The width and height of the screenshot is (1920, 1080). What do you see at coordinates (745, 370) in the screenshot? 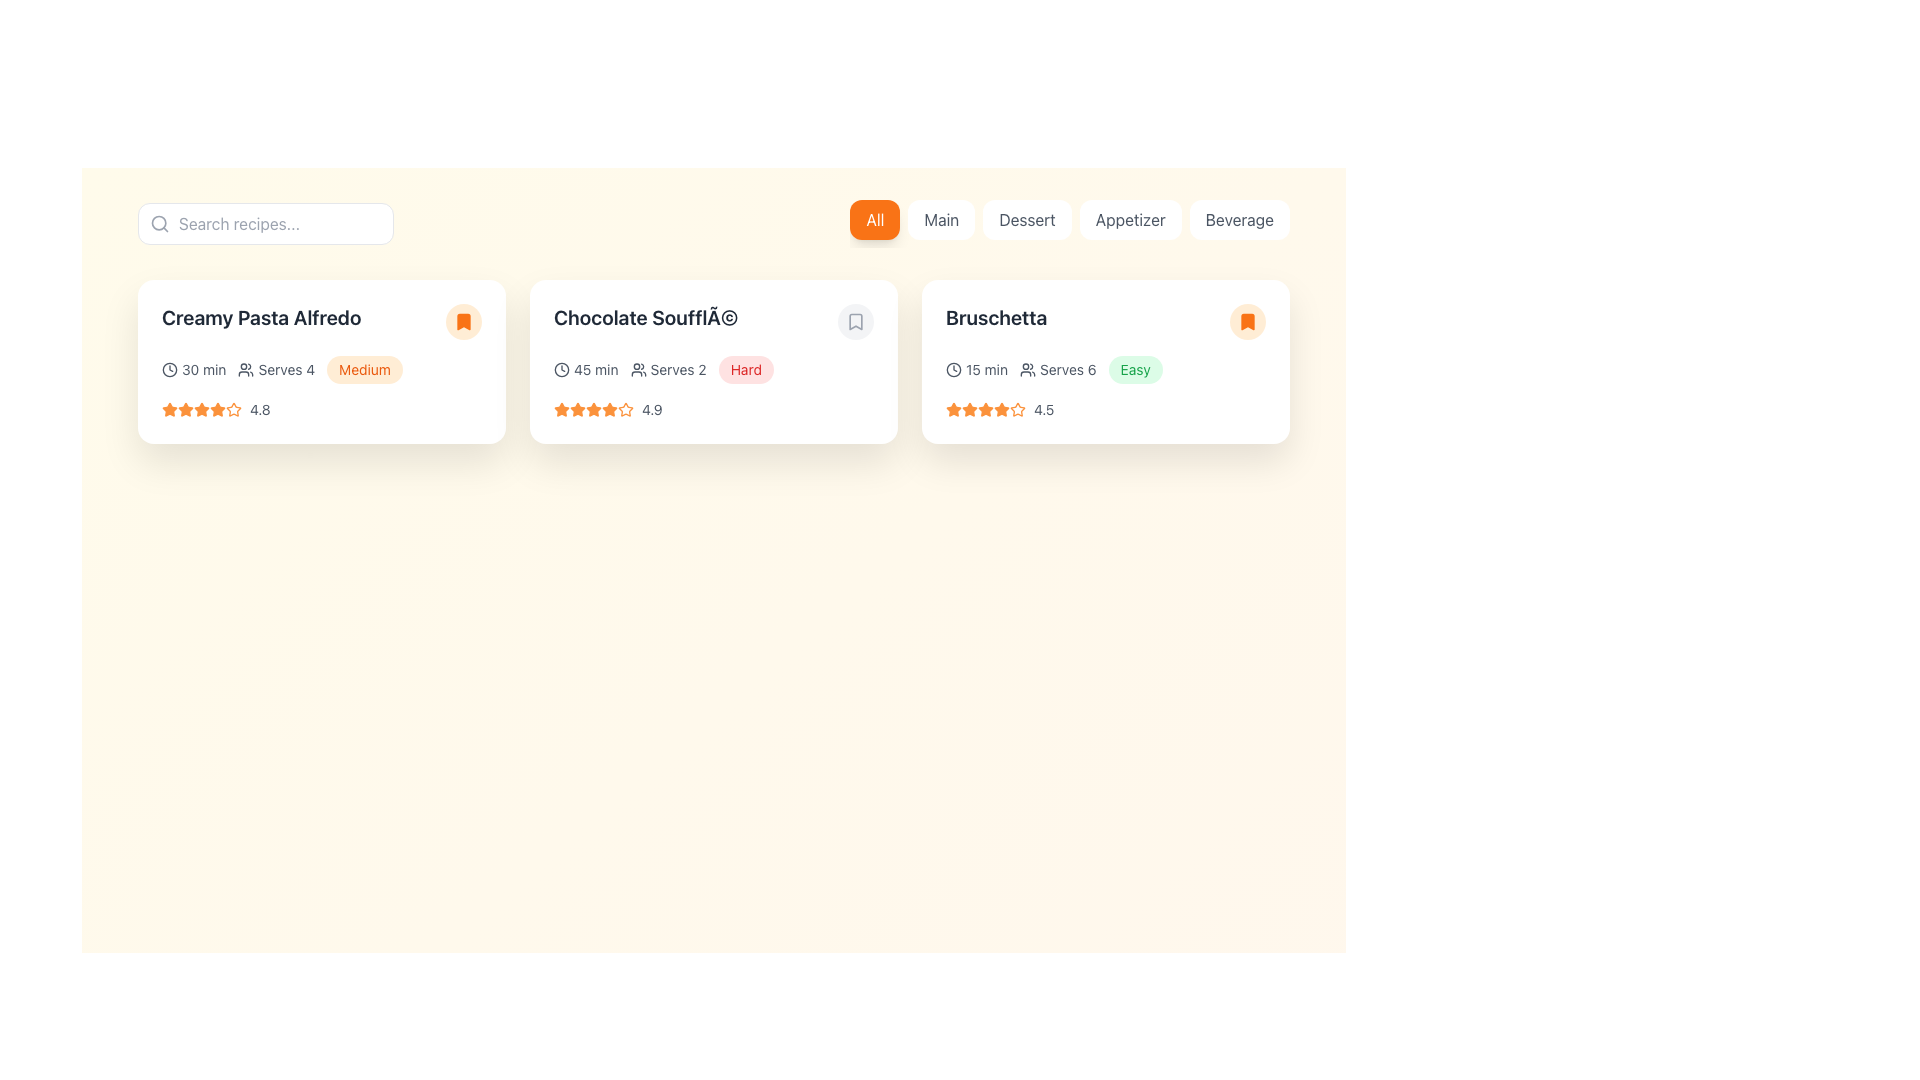
I see `'Hard' difficulty level label located in the details section of the 'Chocolate Soufflé' card, to the right of the 'Serves 2' text` at bounding box center [745, 370].